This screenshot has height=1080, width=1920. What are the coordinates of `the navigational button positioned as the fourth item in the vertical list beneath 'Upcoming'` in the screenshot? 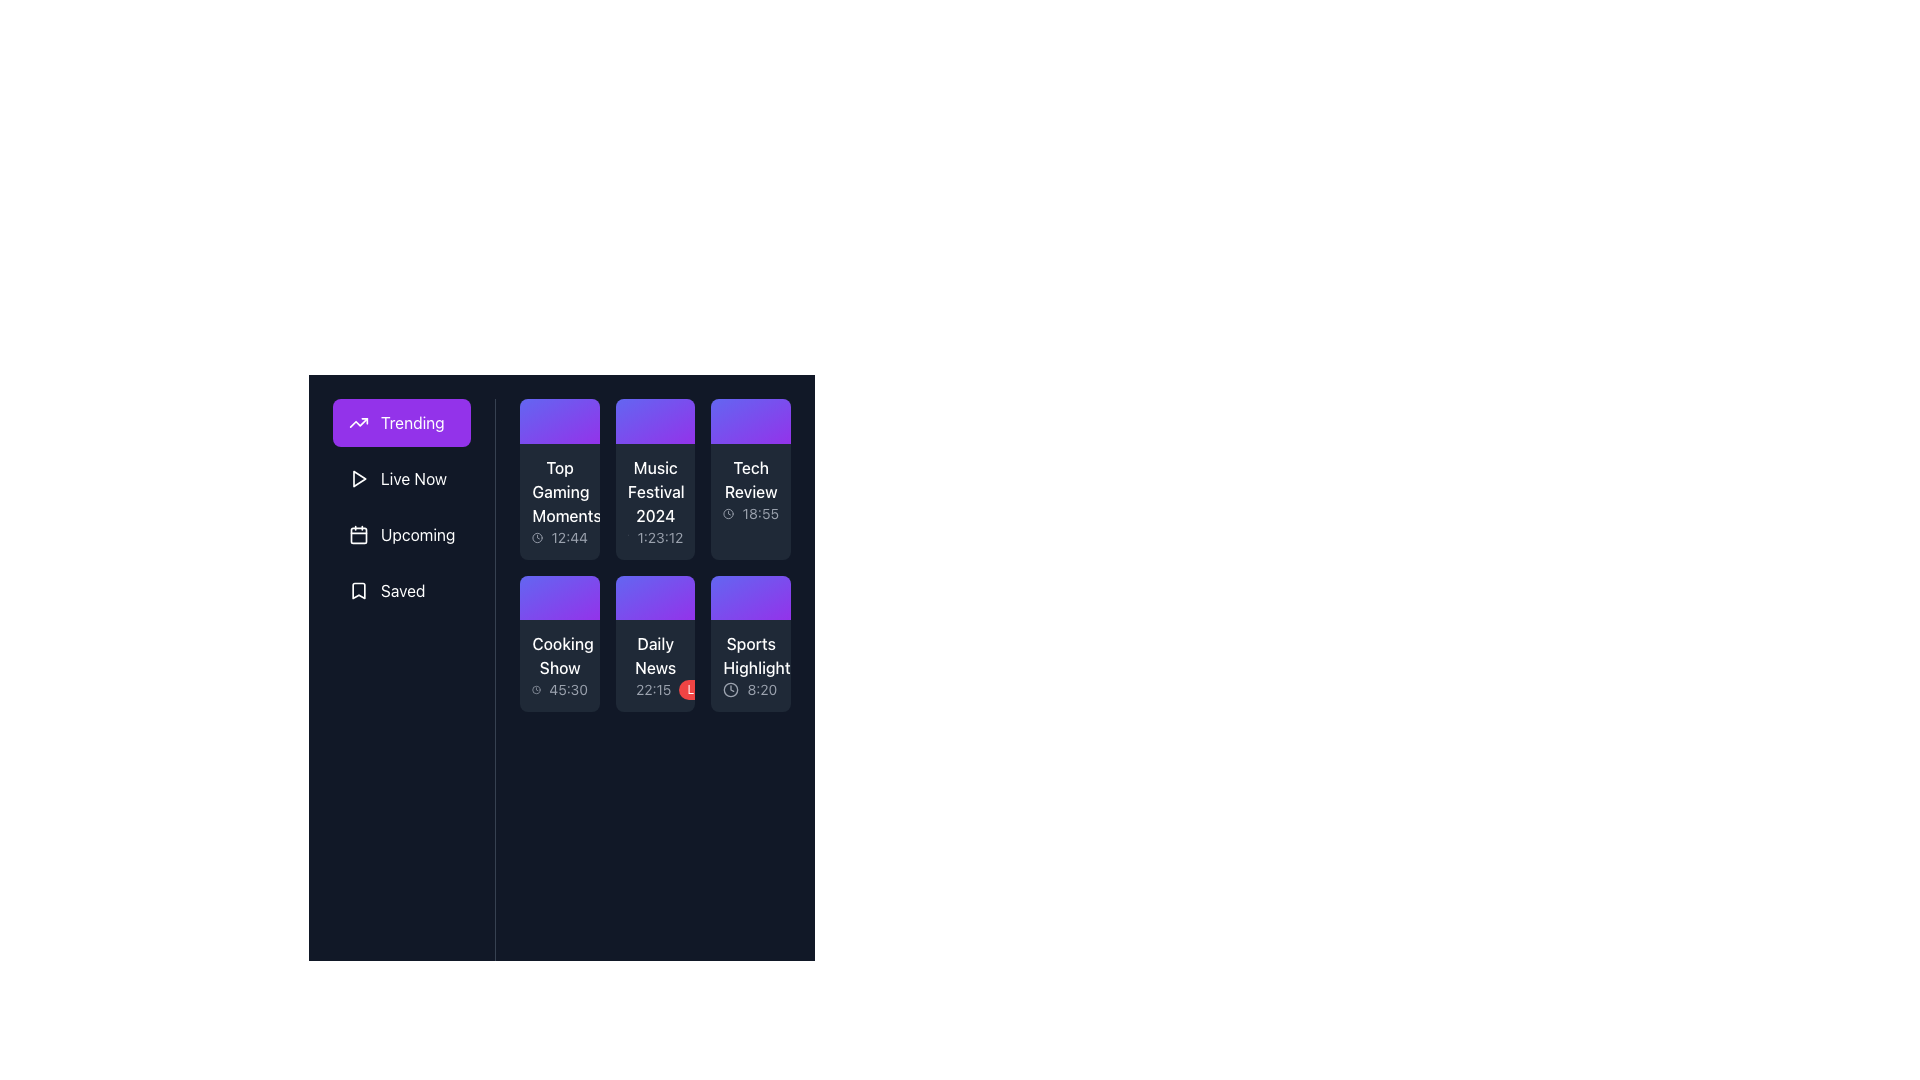 It's located at (401, 589).